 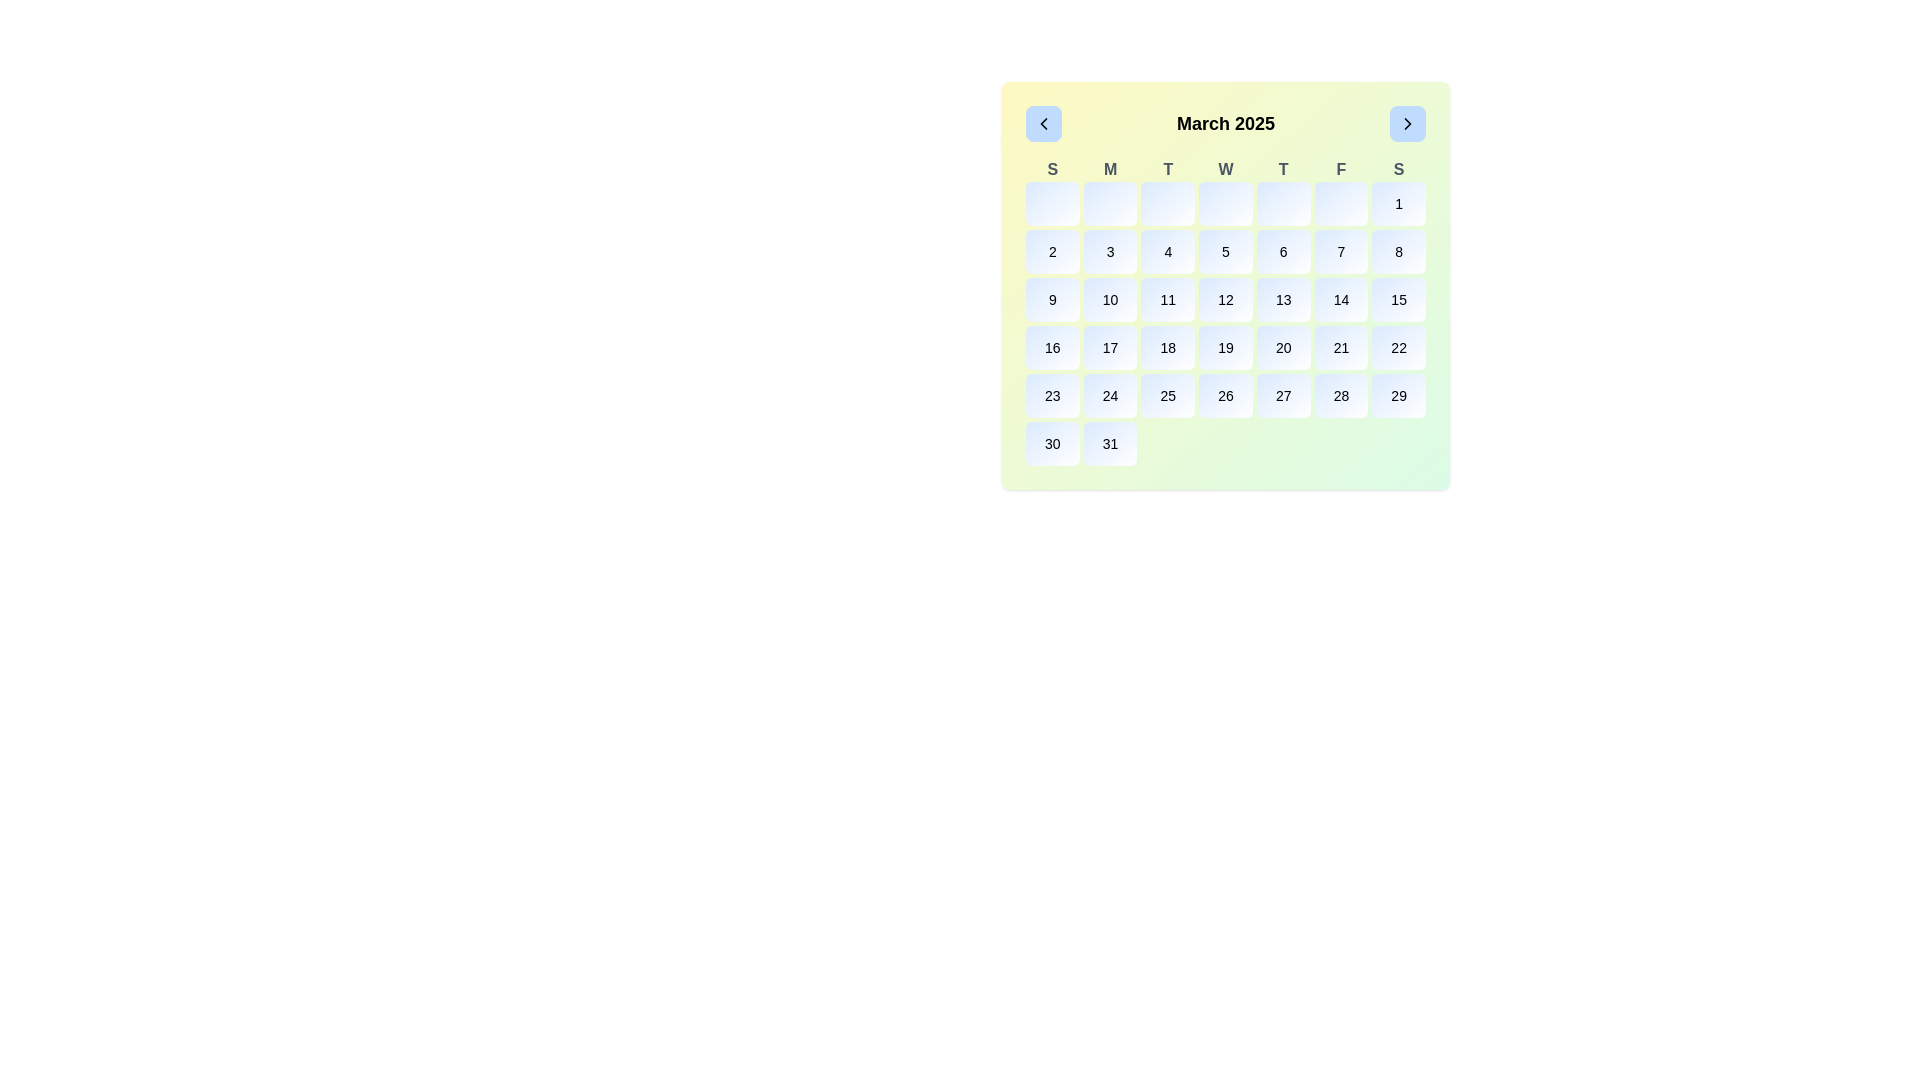 What do you see at coordinates (1109, 396) in the screenshot?
I see `the button representing the date March 24th on the calendar interface` at bounding box center [1109, 396].